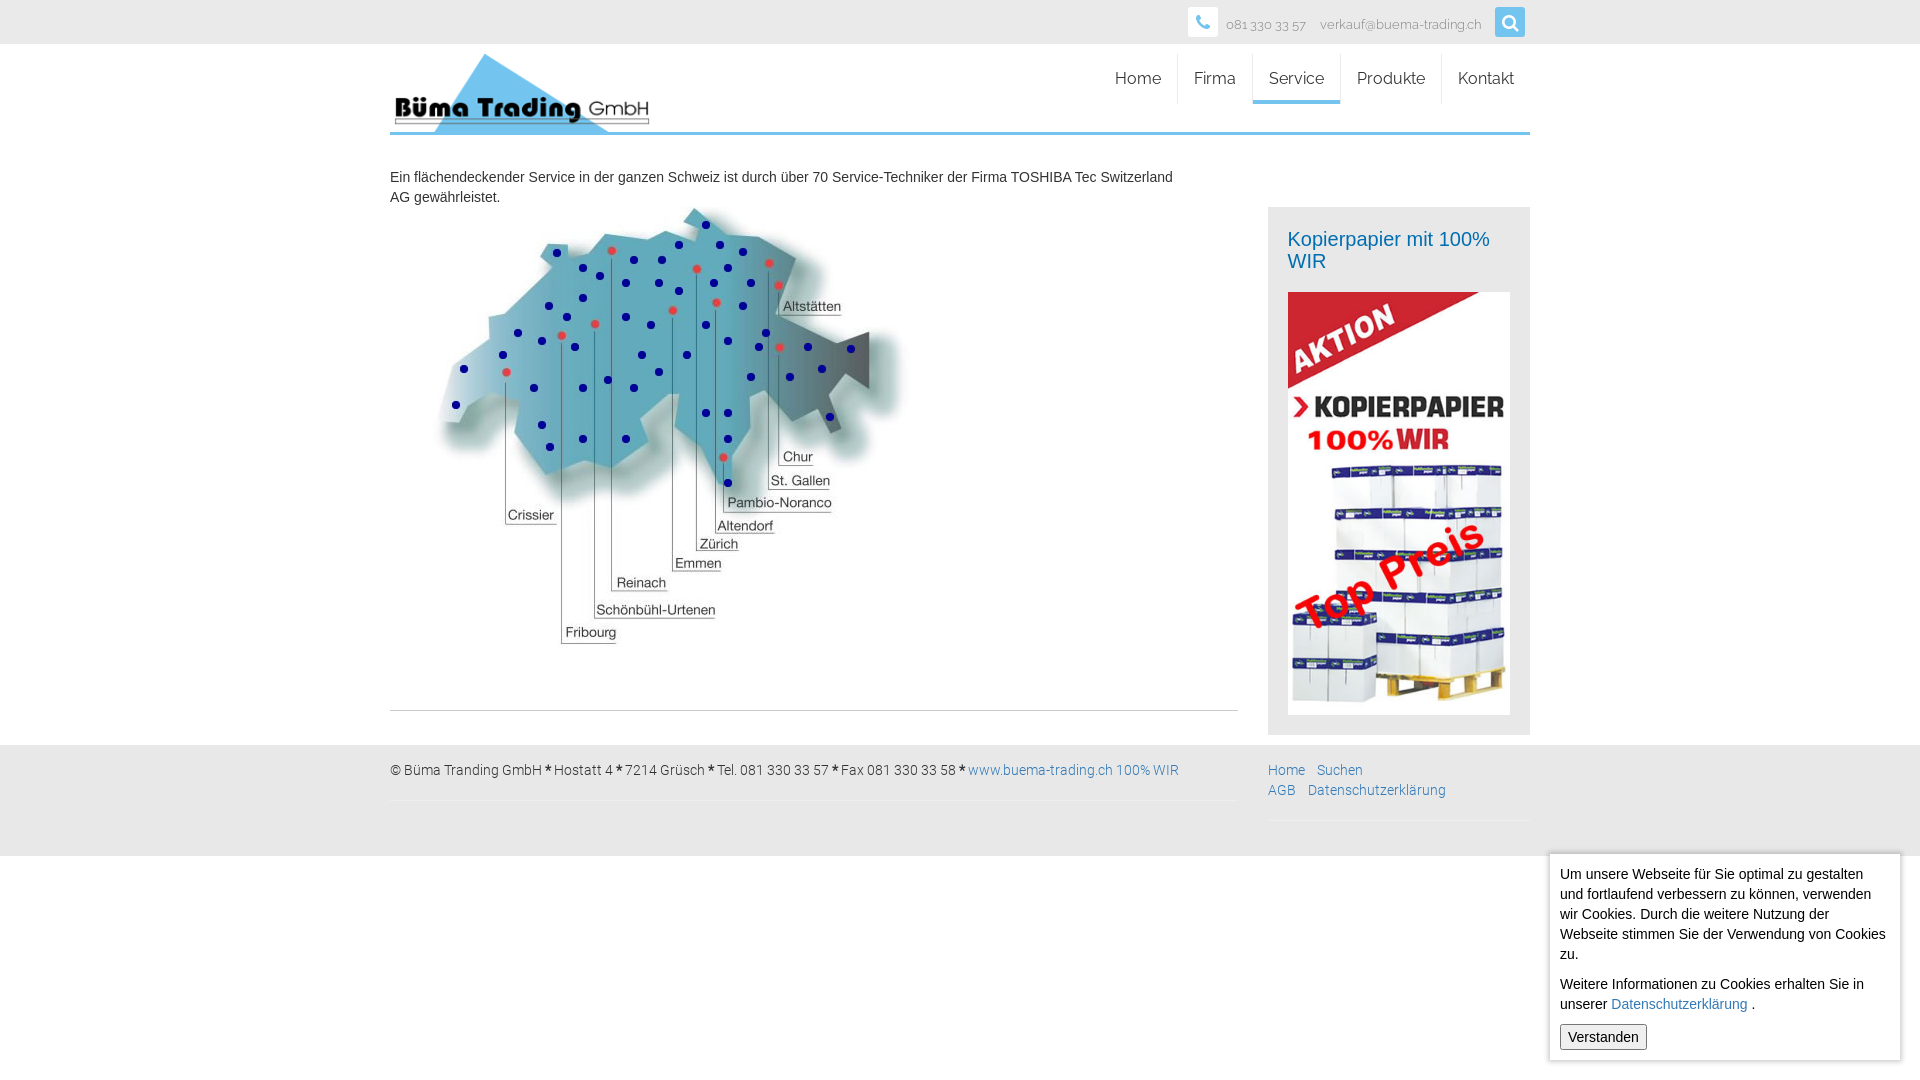 The height and width of the screenshot is (1080, 1920). What do you see at coordinates (1040, 769) in the screenshot?
I see `'www.buema-trading.ch'` at bounding box center [1040, 769].